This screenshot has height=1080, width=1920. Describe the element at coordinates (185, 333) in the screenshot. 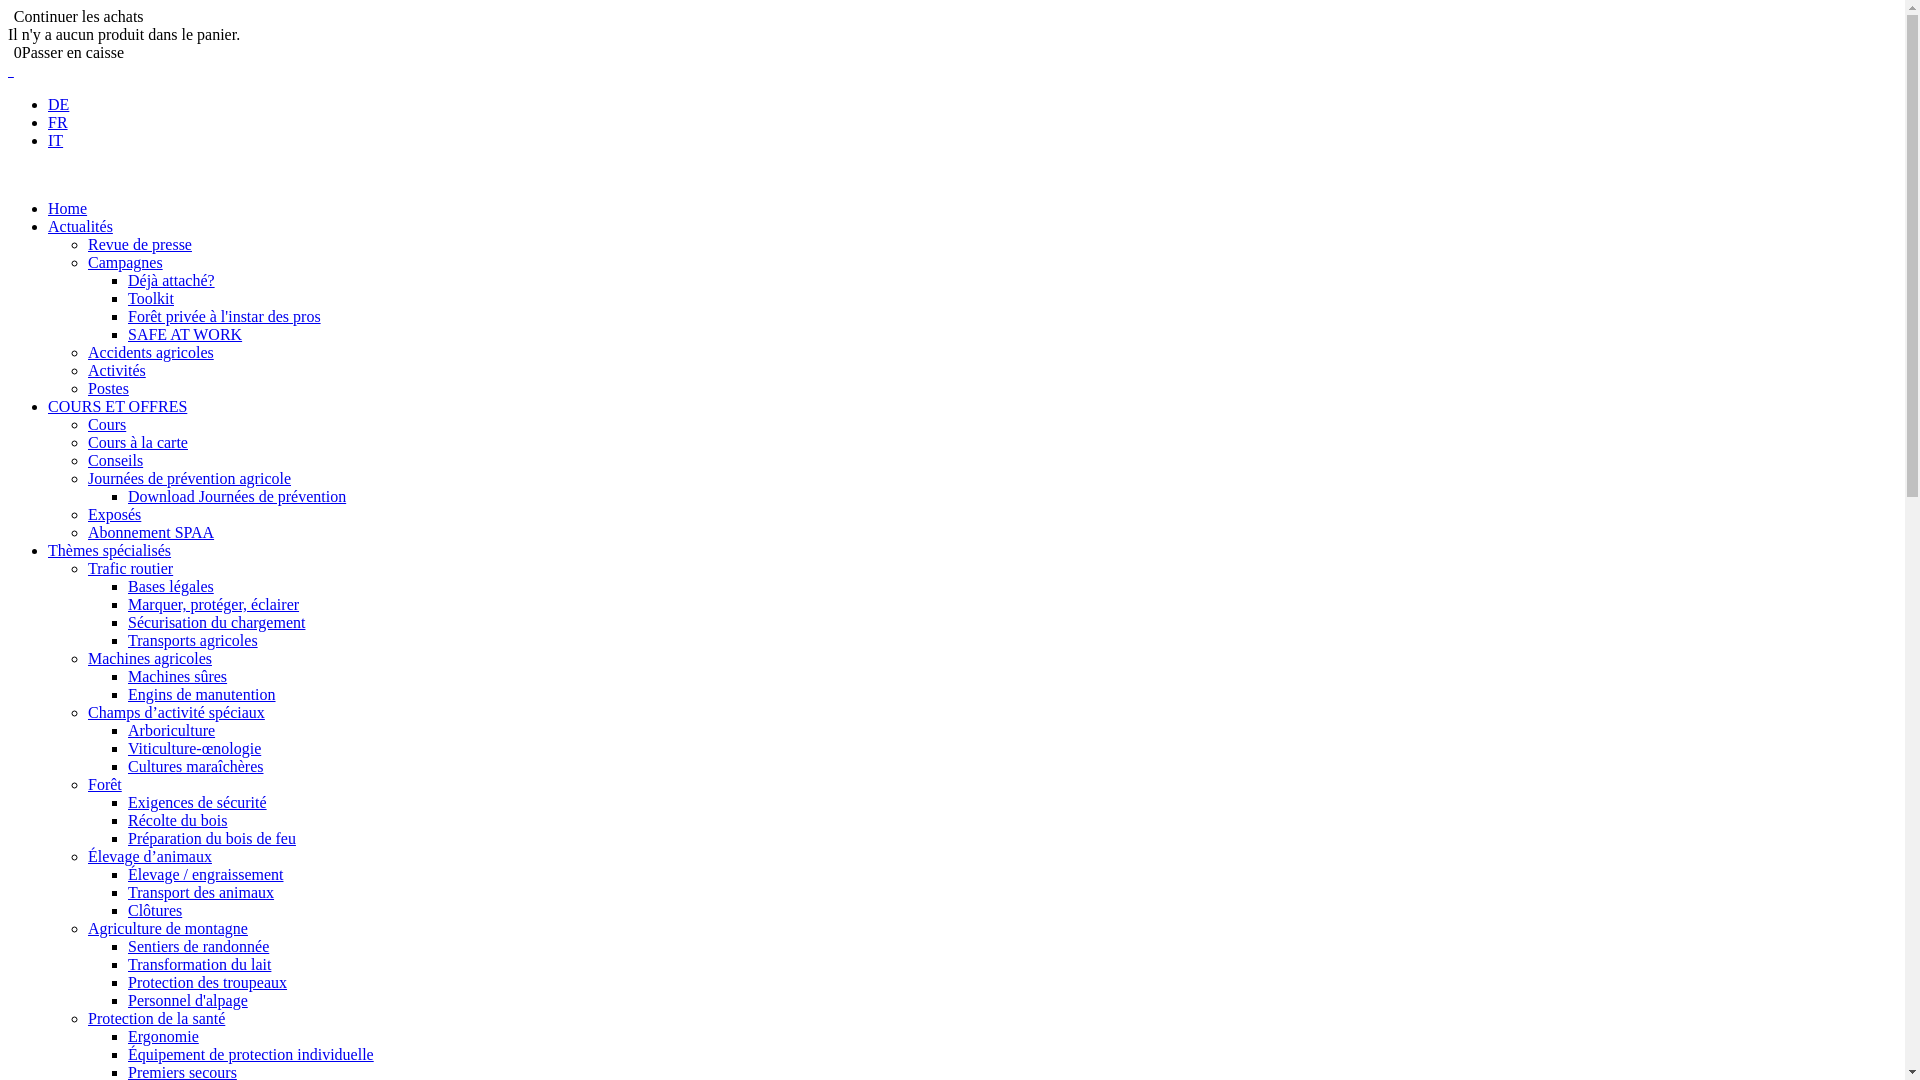

I see `'SAFE AT WORK'` at that location.